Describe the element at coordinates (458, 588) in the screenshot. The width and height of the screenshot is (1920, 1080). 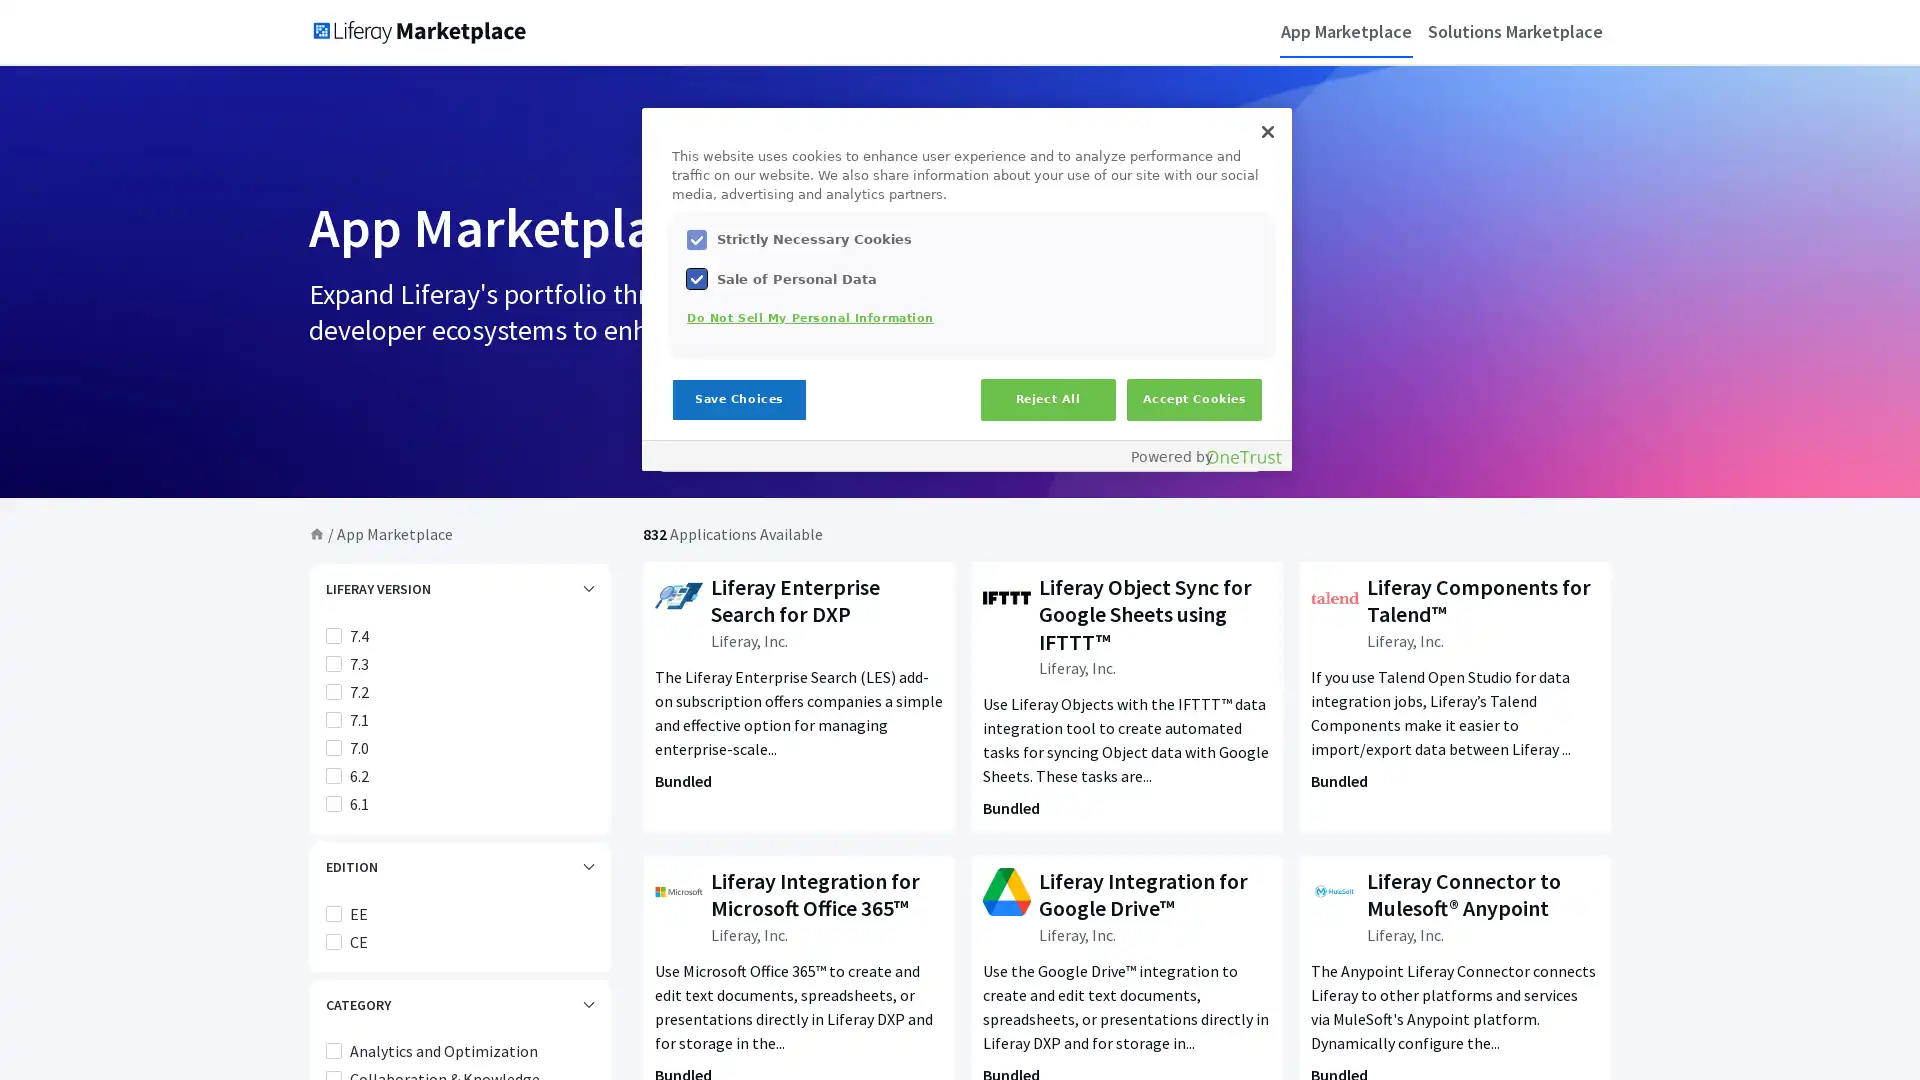
I see `LIFERAY VERSION` at that location.